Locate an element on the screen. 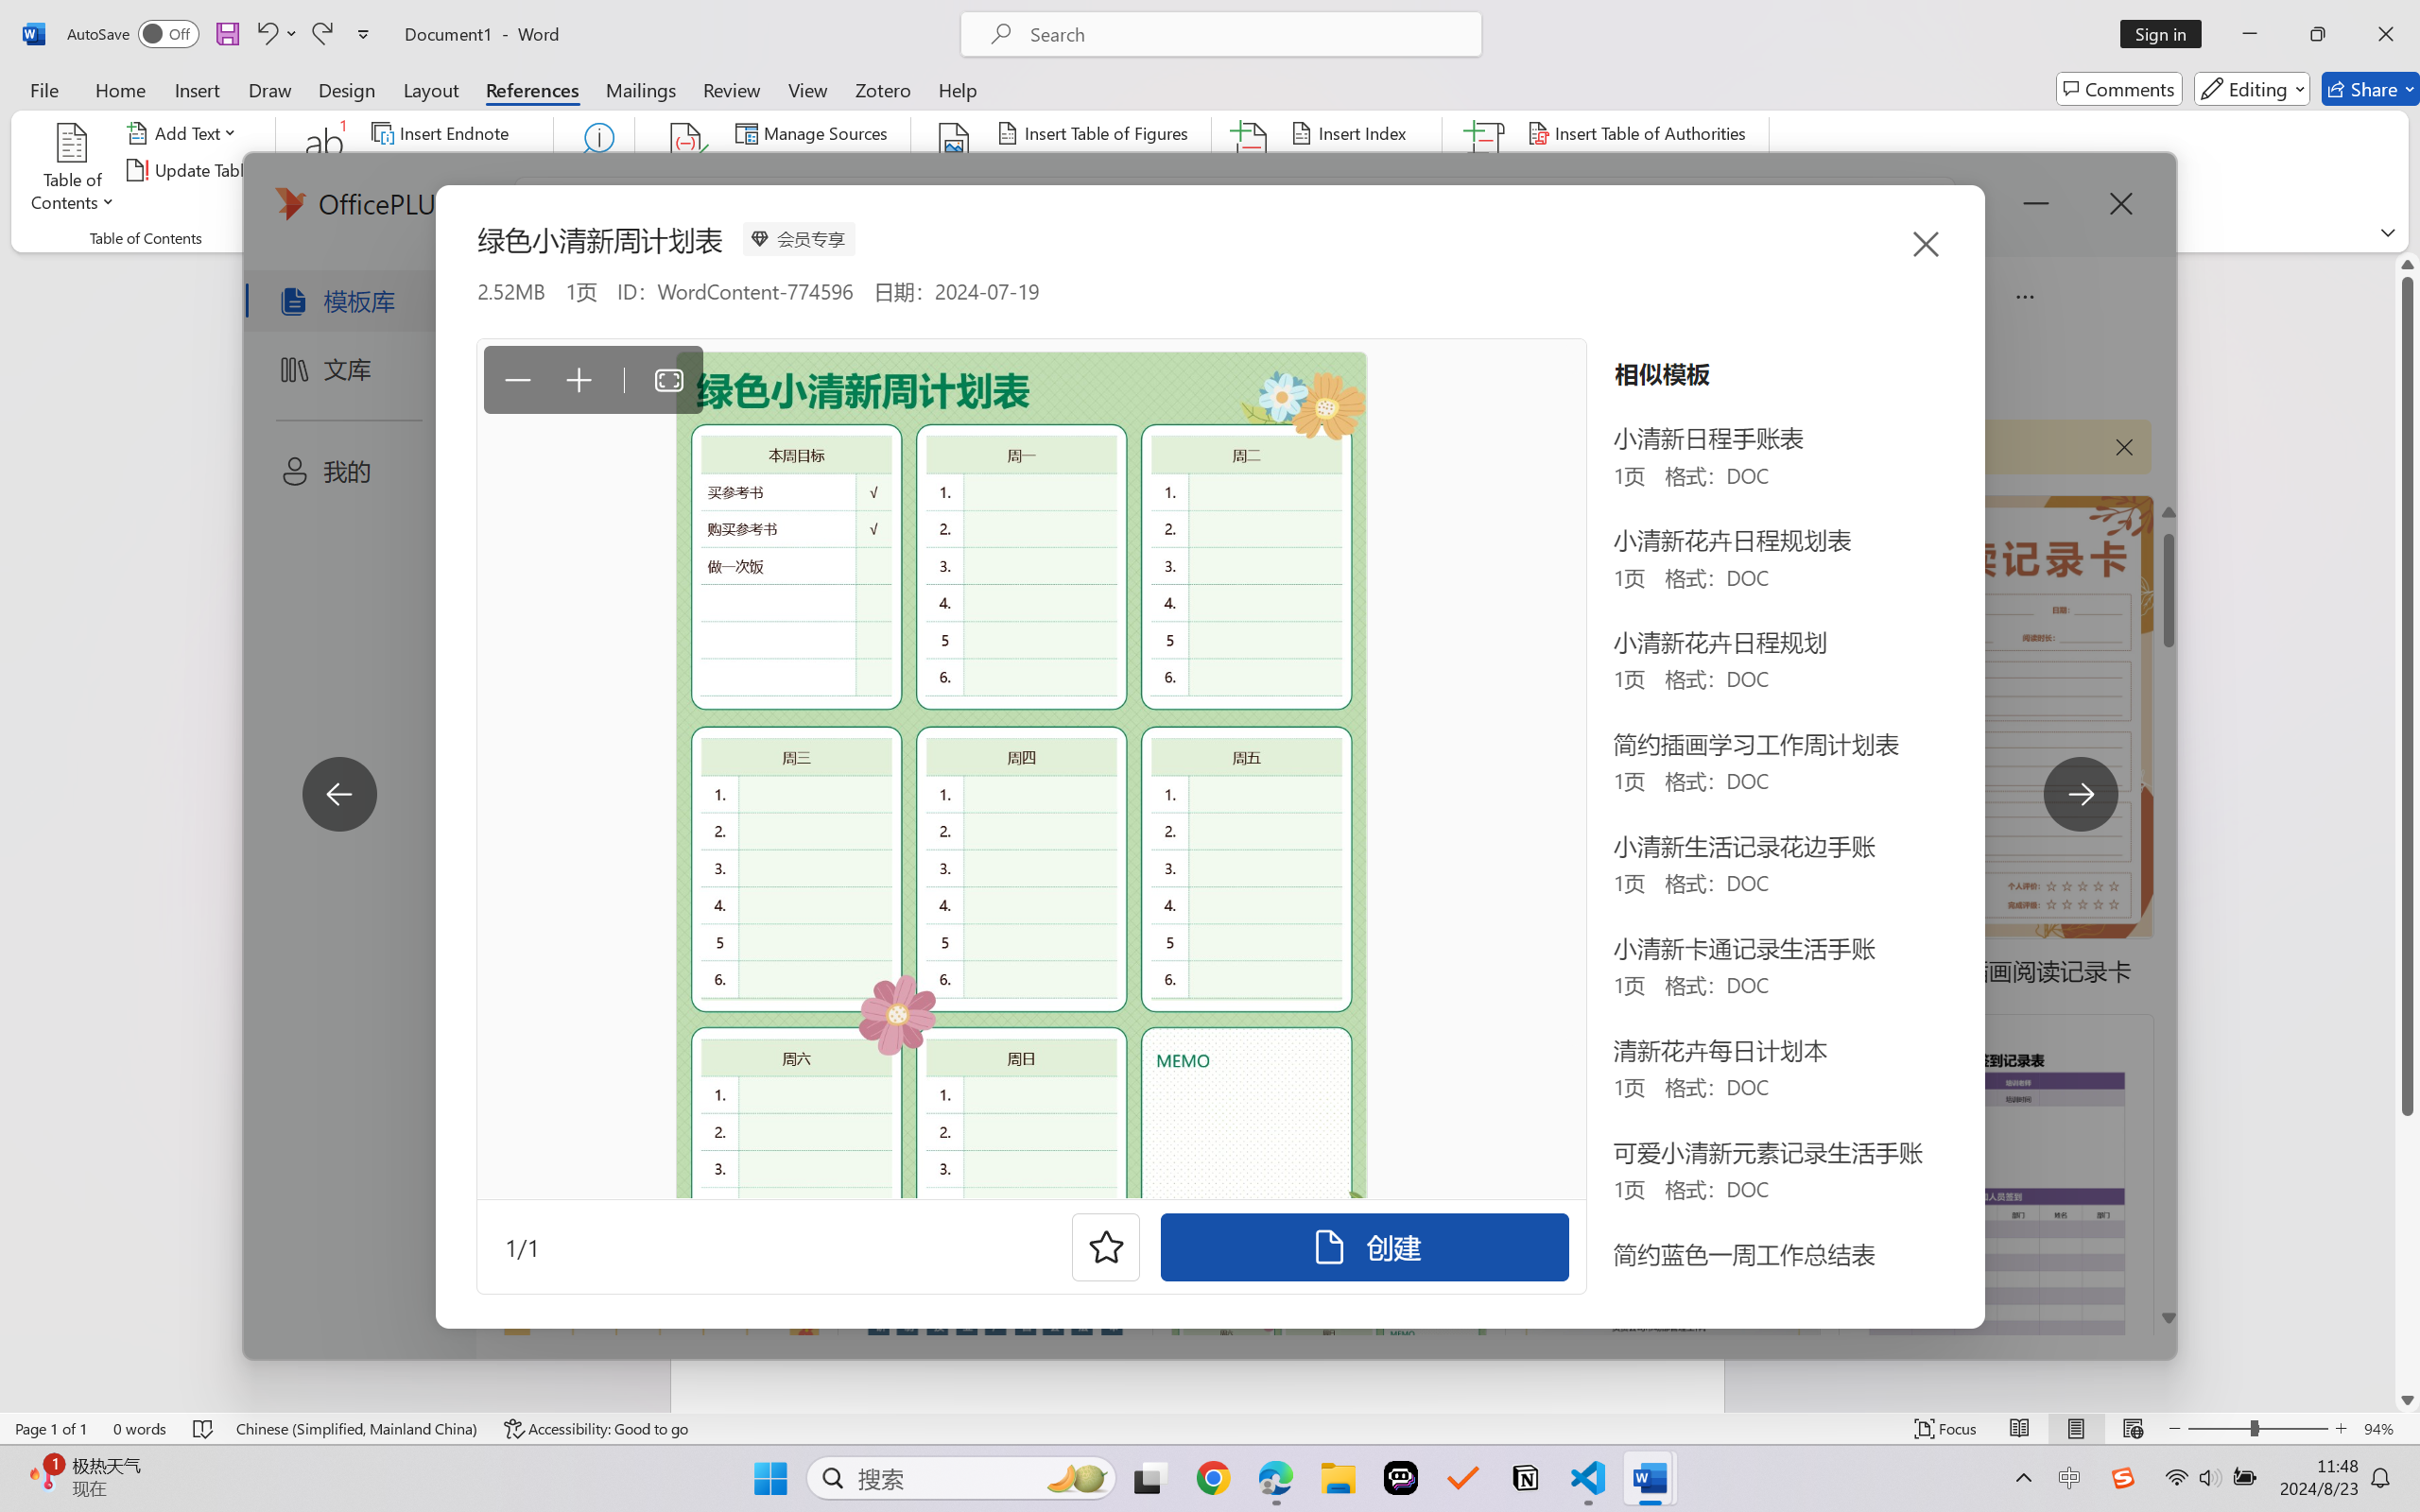  'Page down' is located at coordinates (2407, 1250).